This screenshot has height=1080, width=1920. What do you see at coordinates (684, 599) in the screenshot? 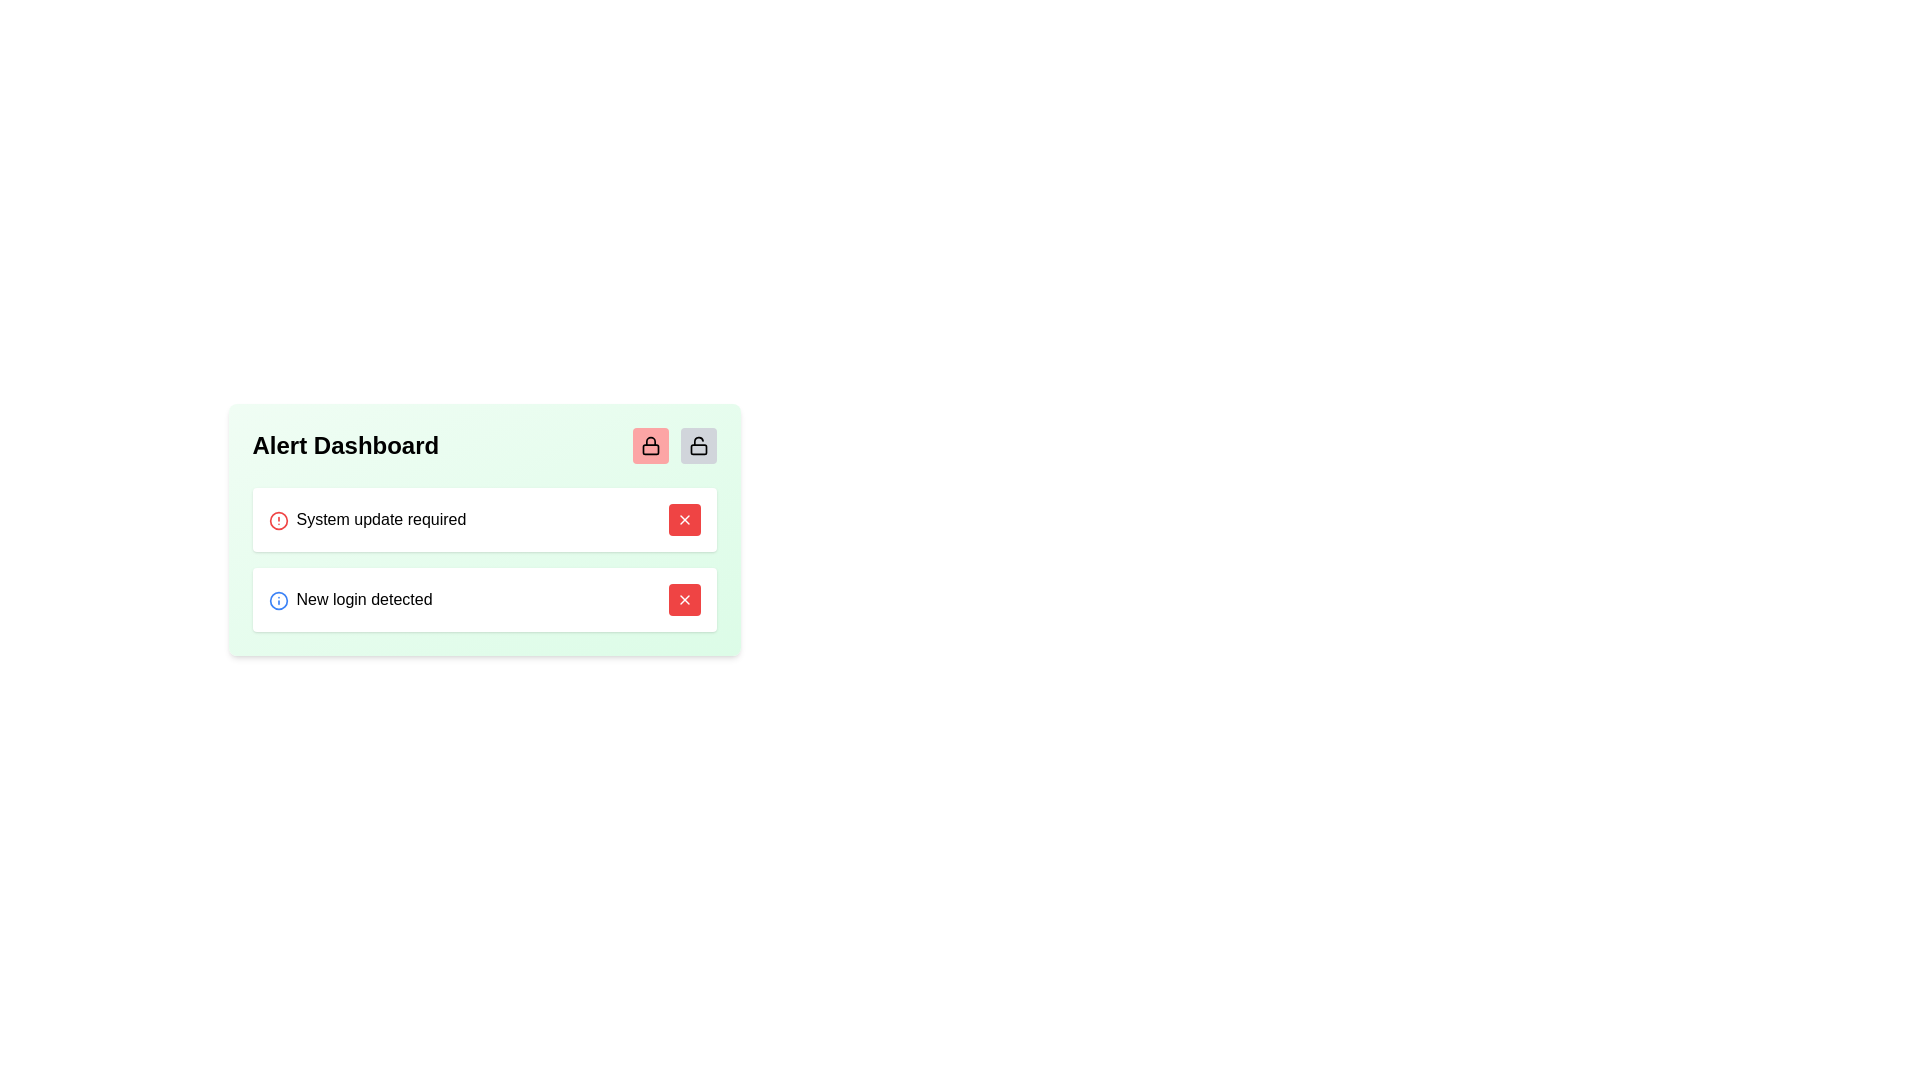
I see `the dismiss button located at the far right of the 'New login detected' notification card` at bounding box center [684, 599].